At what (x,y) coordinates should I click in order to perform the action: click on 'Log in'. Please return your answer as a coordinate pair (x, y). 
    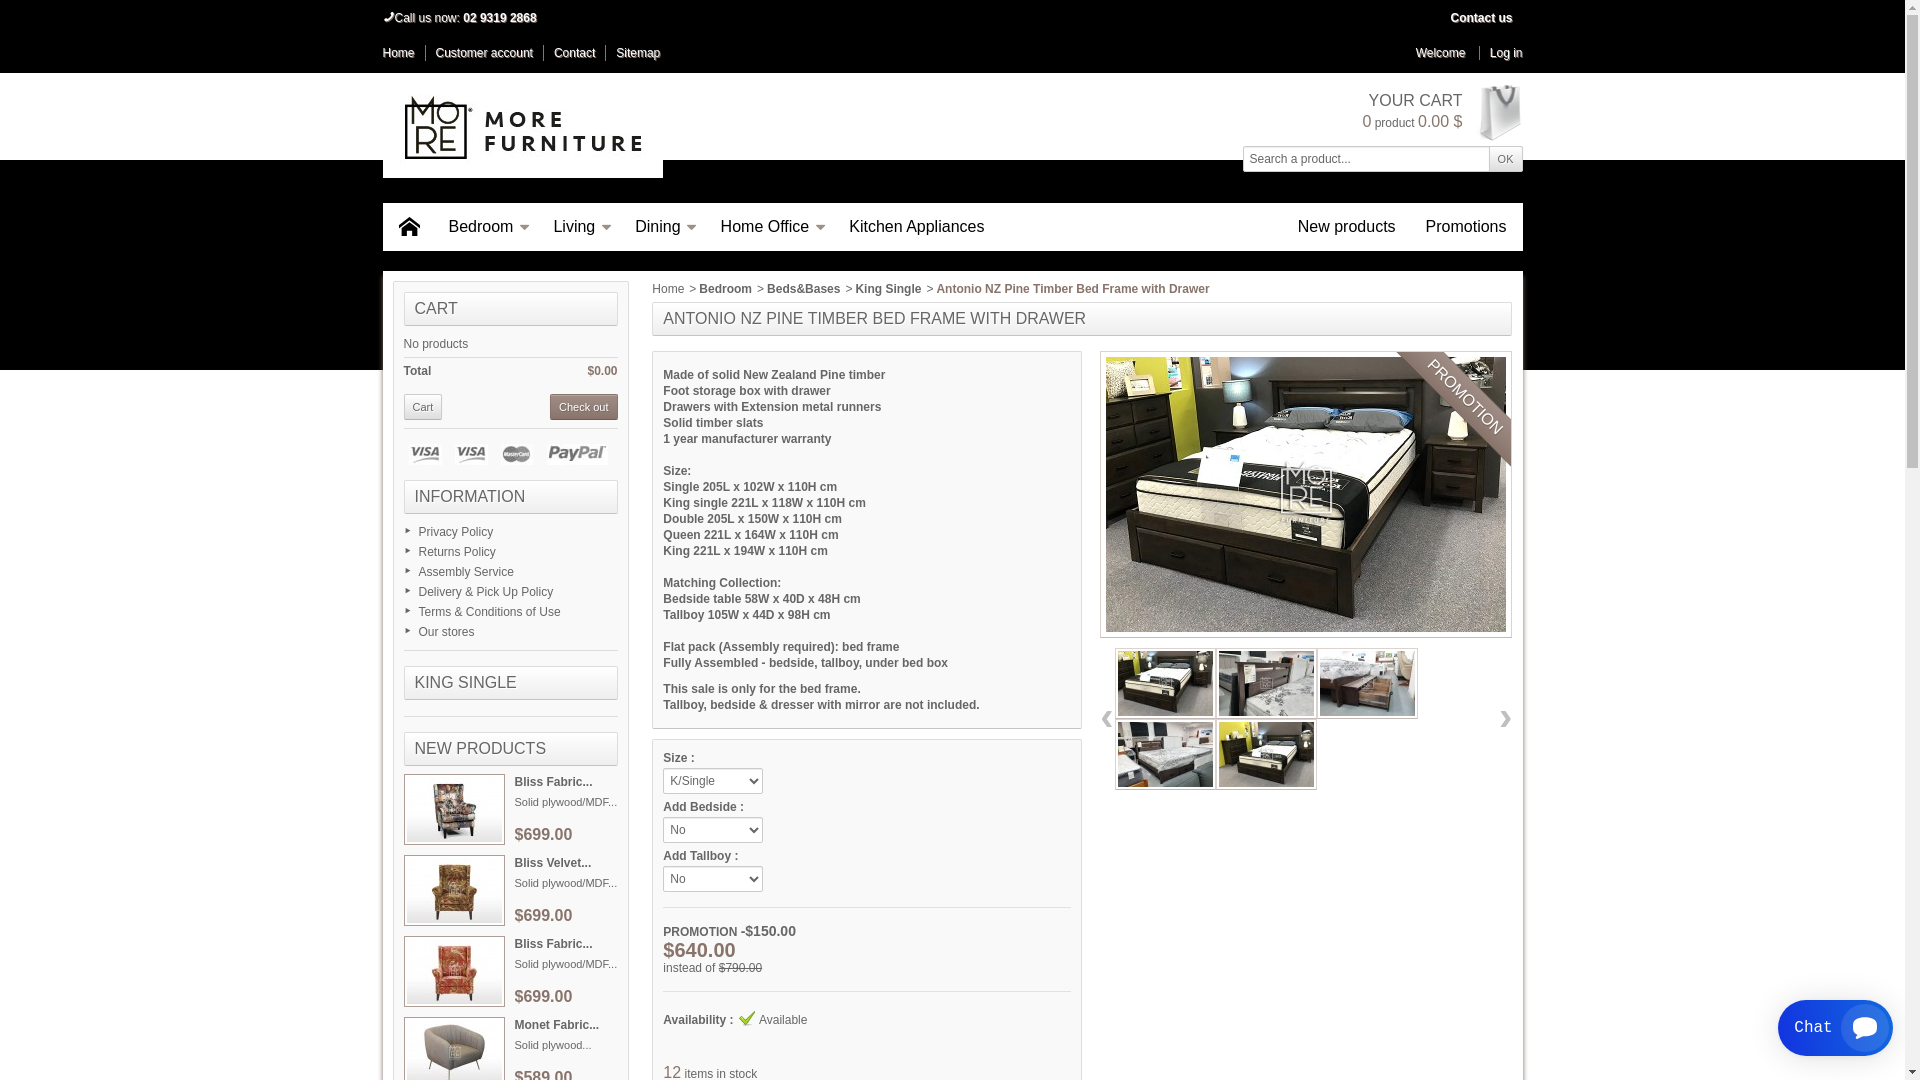
    Looking at the image, I should click on (1501, 52).